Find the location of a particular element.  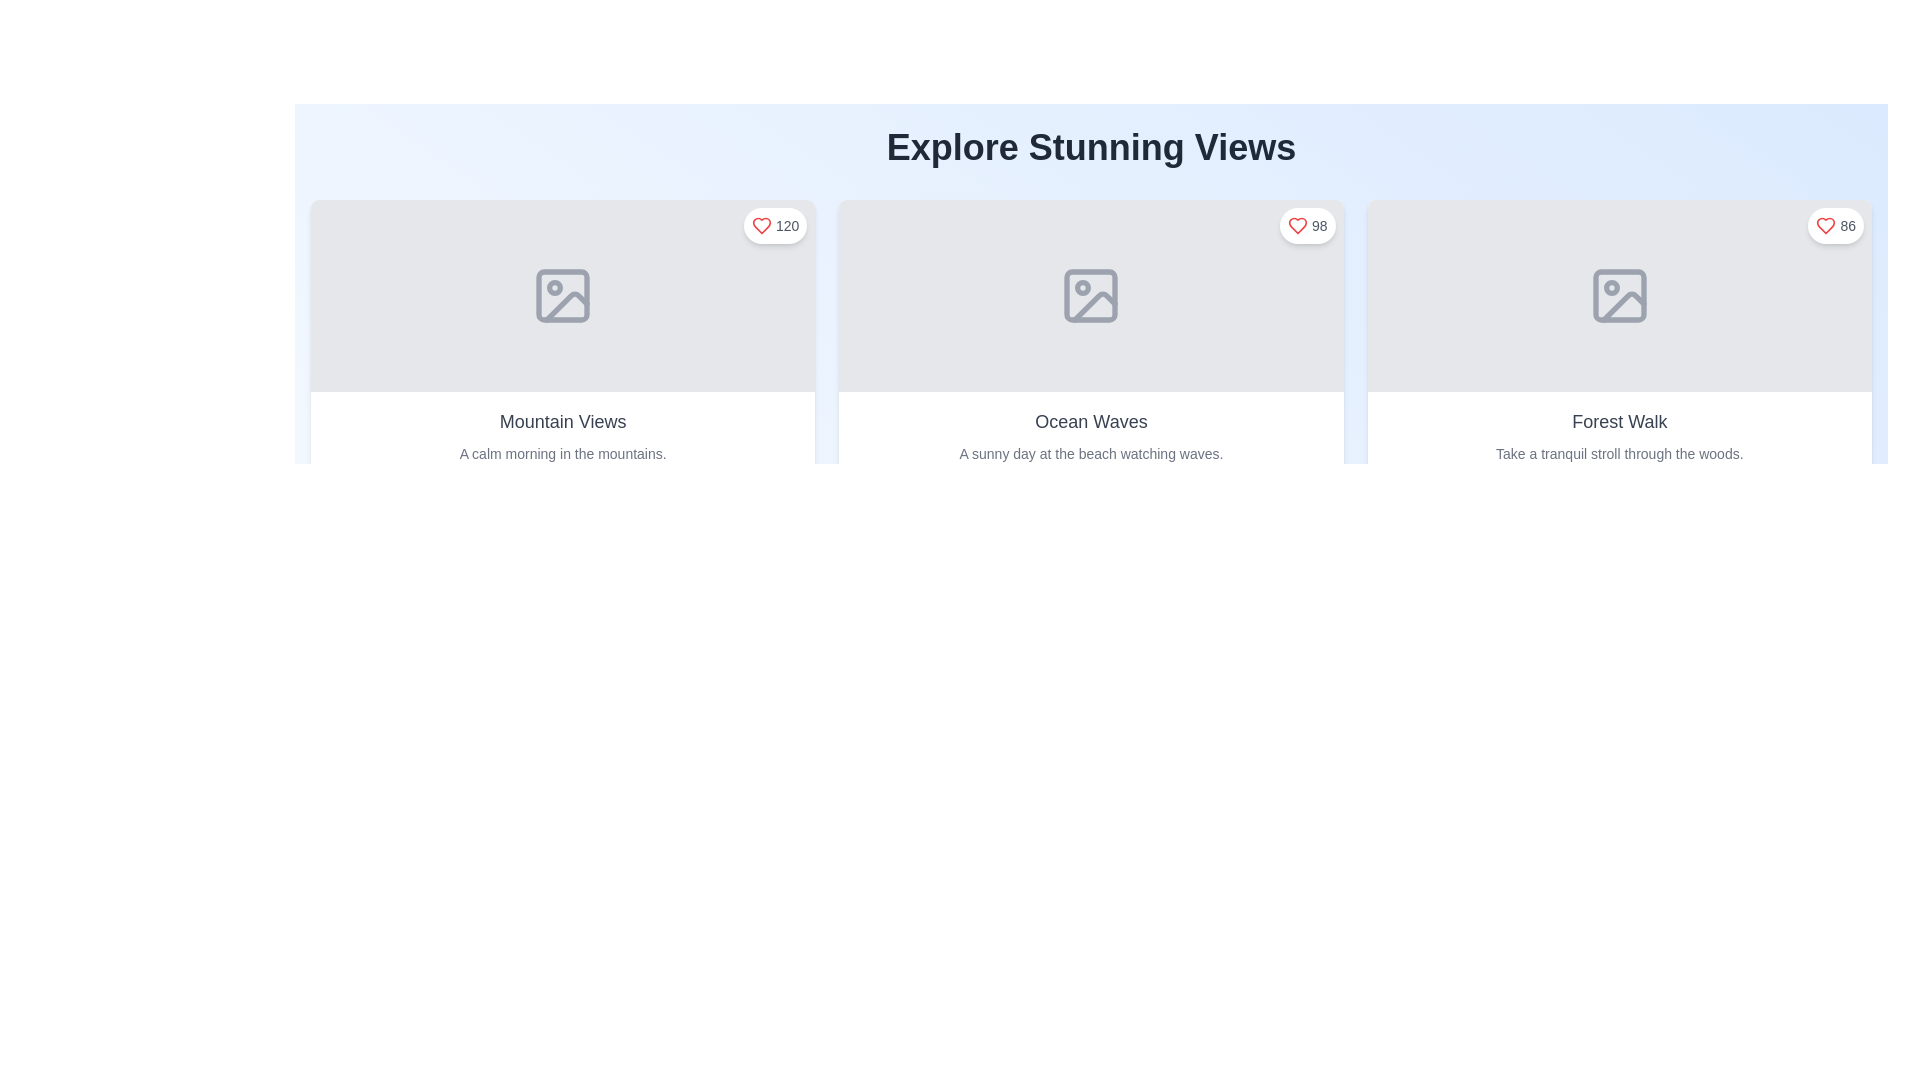

the rectangular decorative component styled in light gray, located at the center of the second card titled 'Ocean Waves' is located at coordinates (1090, 296).